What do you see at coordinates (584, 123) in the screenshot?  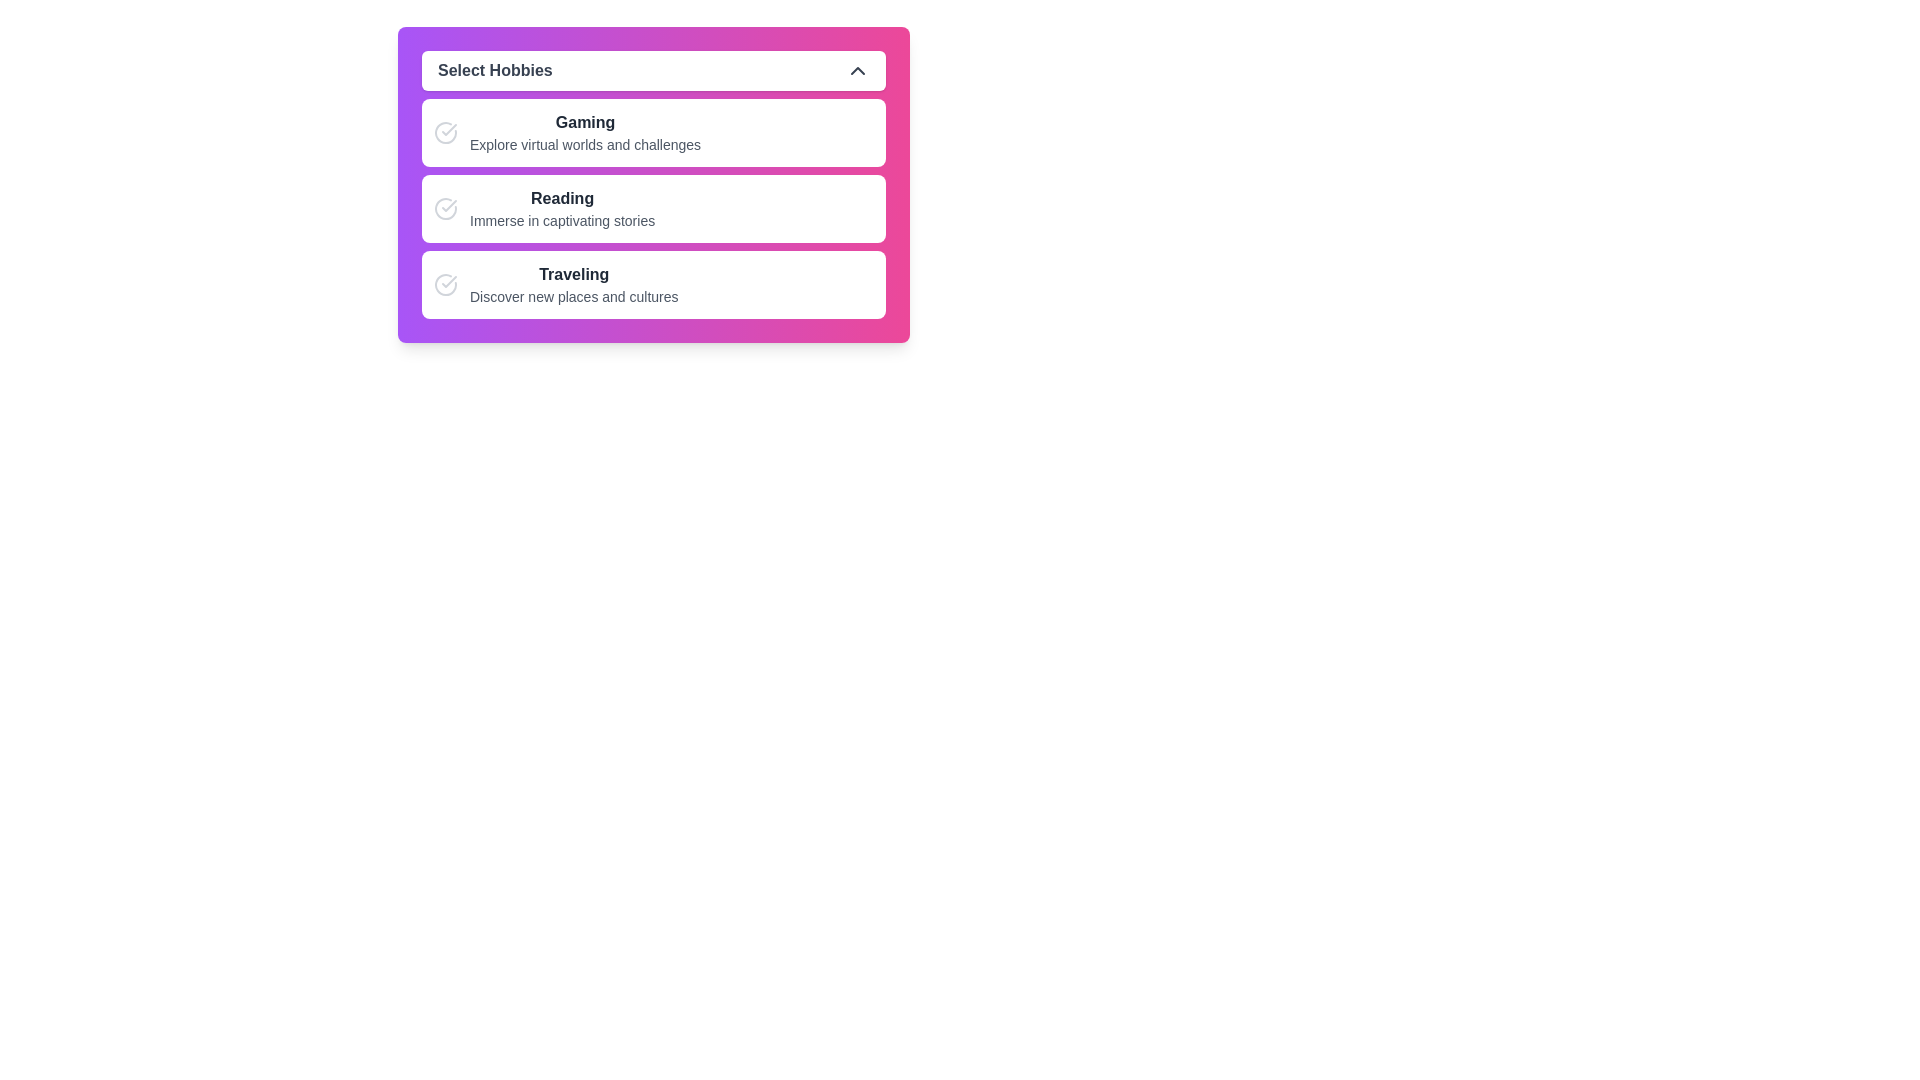 I see `the 'Gaming' text label, which serves as a header for the hobby selection item in the select hobbies dialog` at bounding box center [584, 123].